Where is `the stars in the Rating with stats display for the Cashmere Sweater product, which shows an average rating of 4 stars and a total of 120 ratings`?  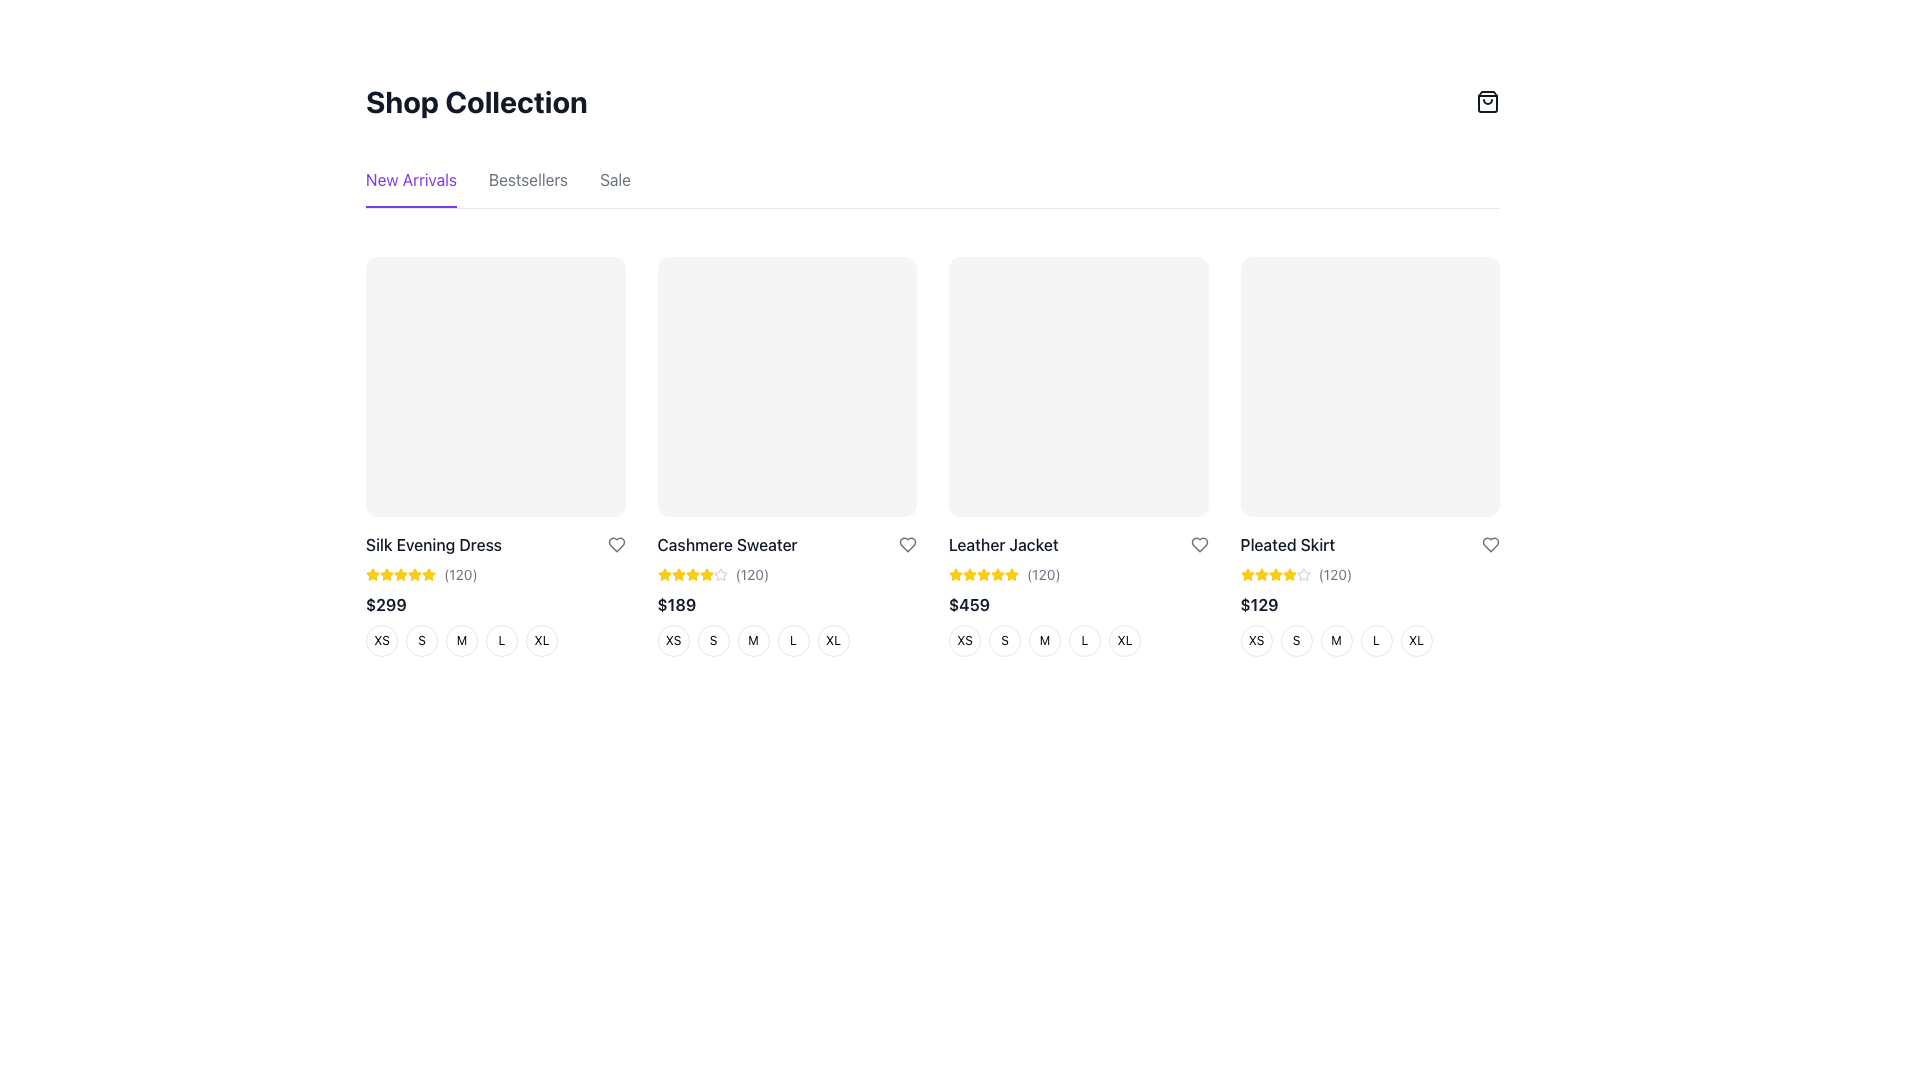 the stars in the Rating with stats display for the Cashmere Sweater product, which shows an average rating of 4 stars and a total of 120 ratings is located at coordinates (786, 574).